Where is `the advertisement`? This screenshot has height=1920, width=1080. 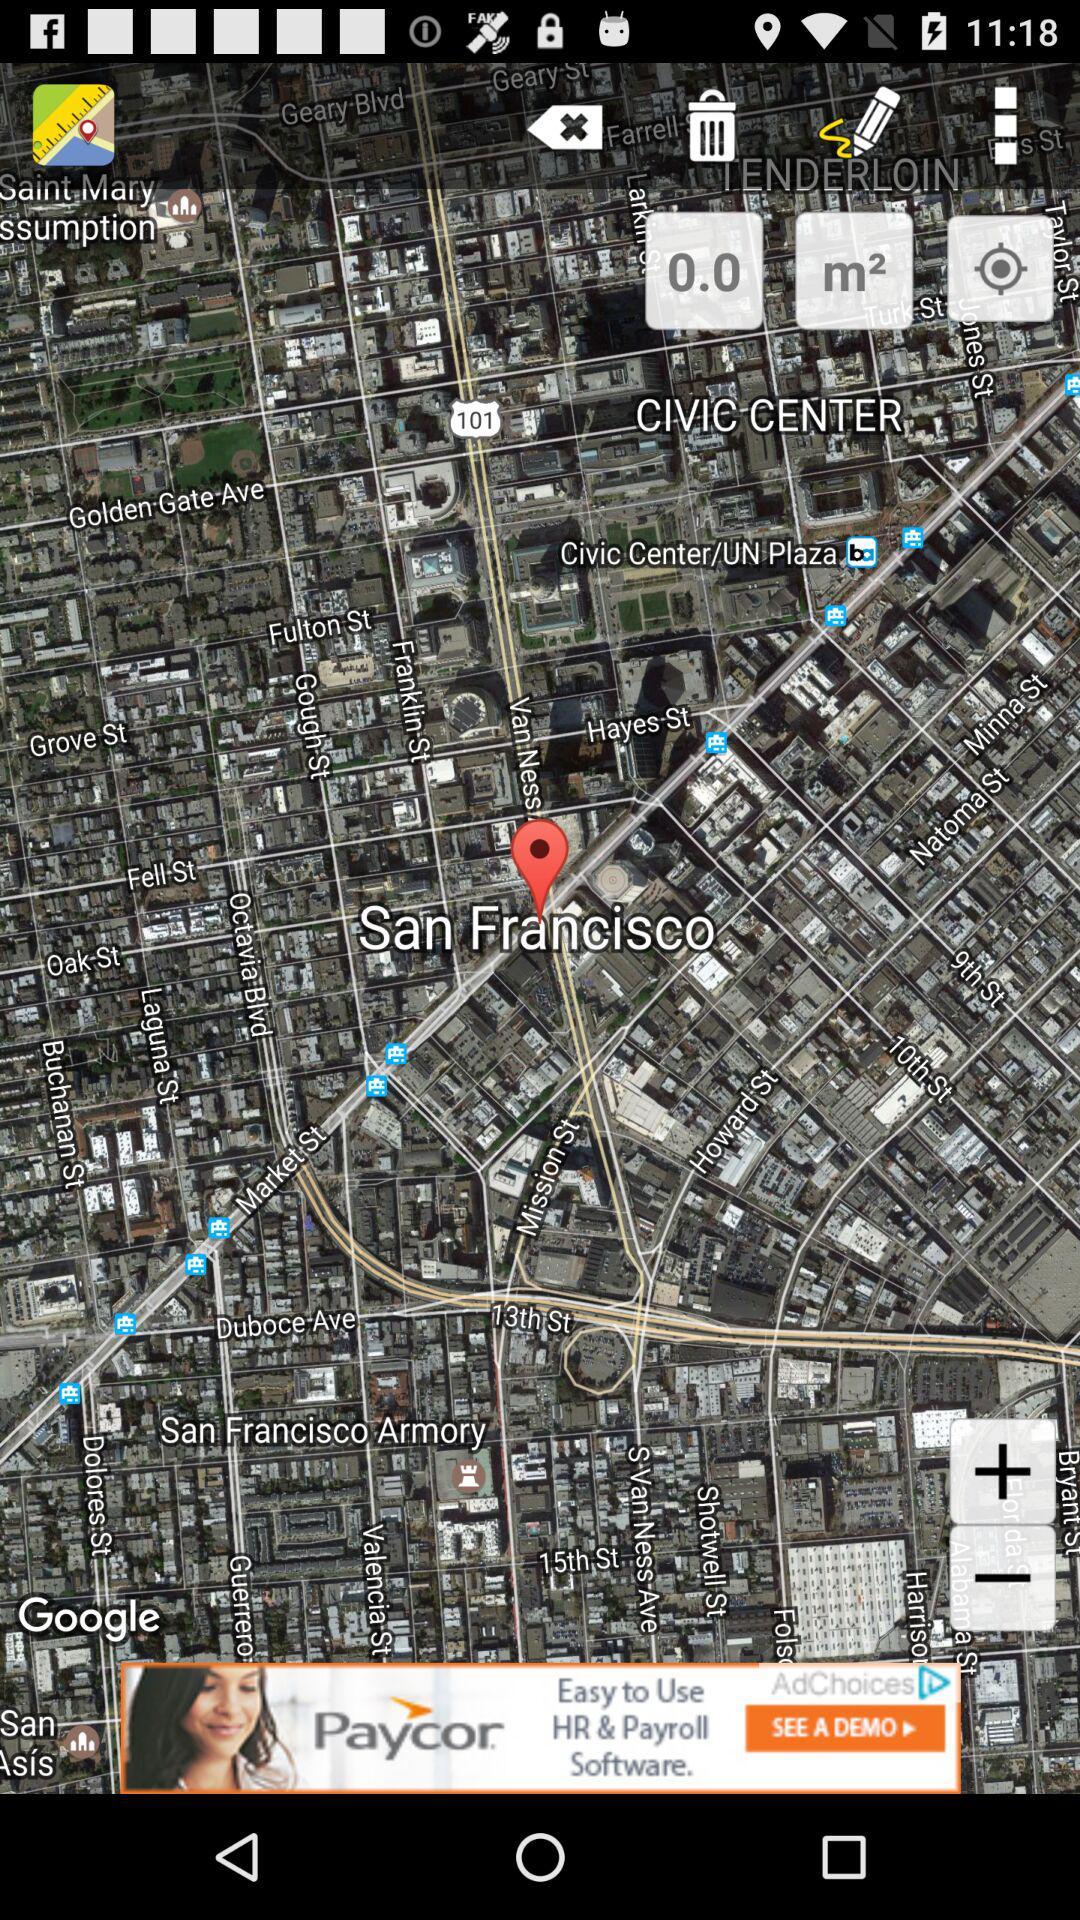
the advertisement is located at coordinates (540, 1727).